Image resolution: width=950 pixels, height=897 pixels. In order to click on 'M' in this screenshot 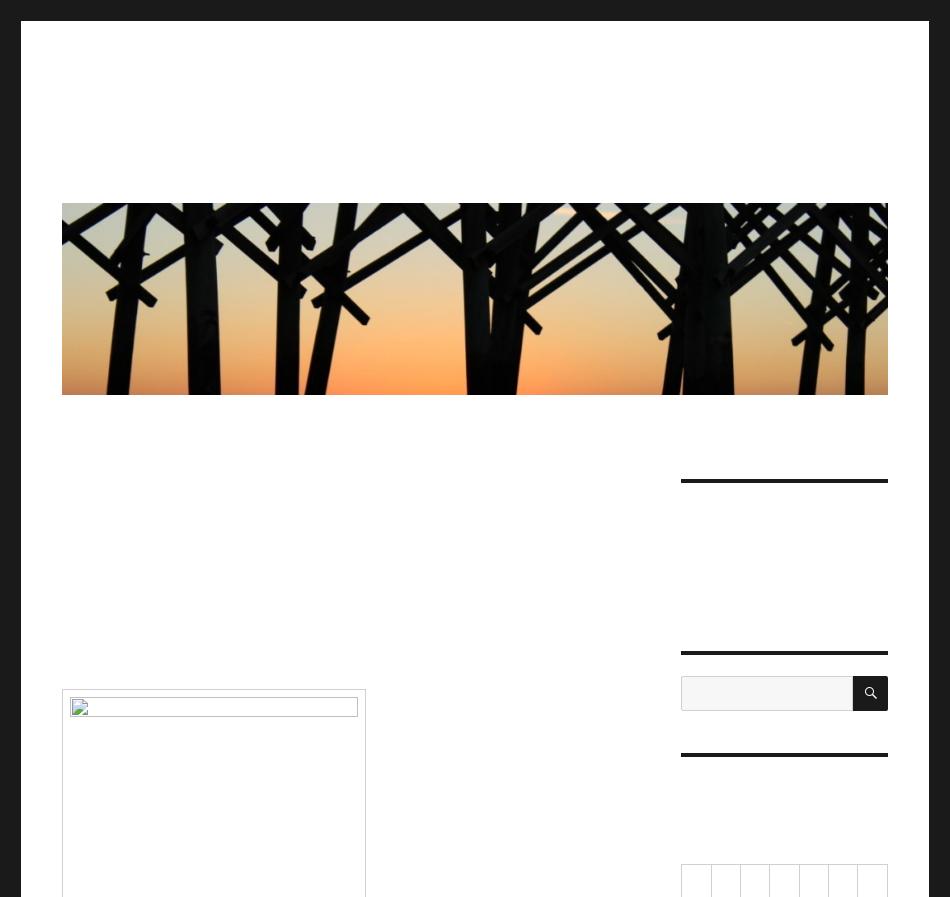, I will do `click(717, 881)`.